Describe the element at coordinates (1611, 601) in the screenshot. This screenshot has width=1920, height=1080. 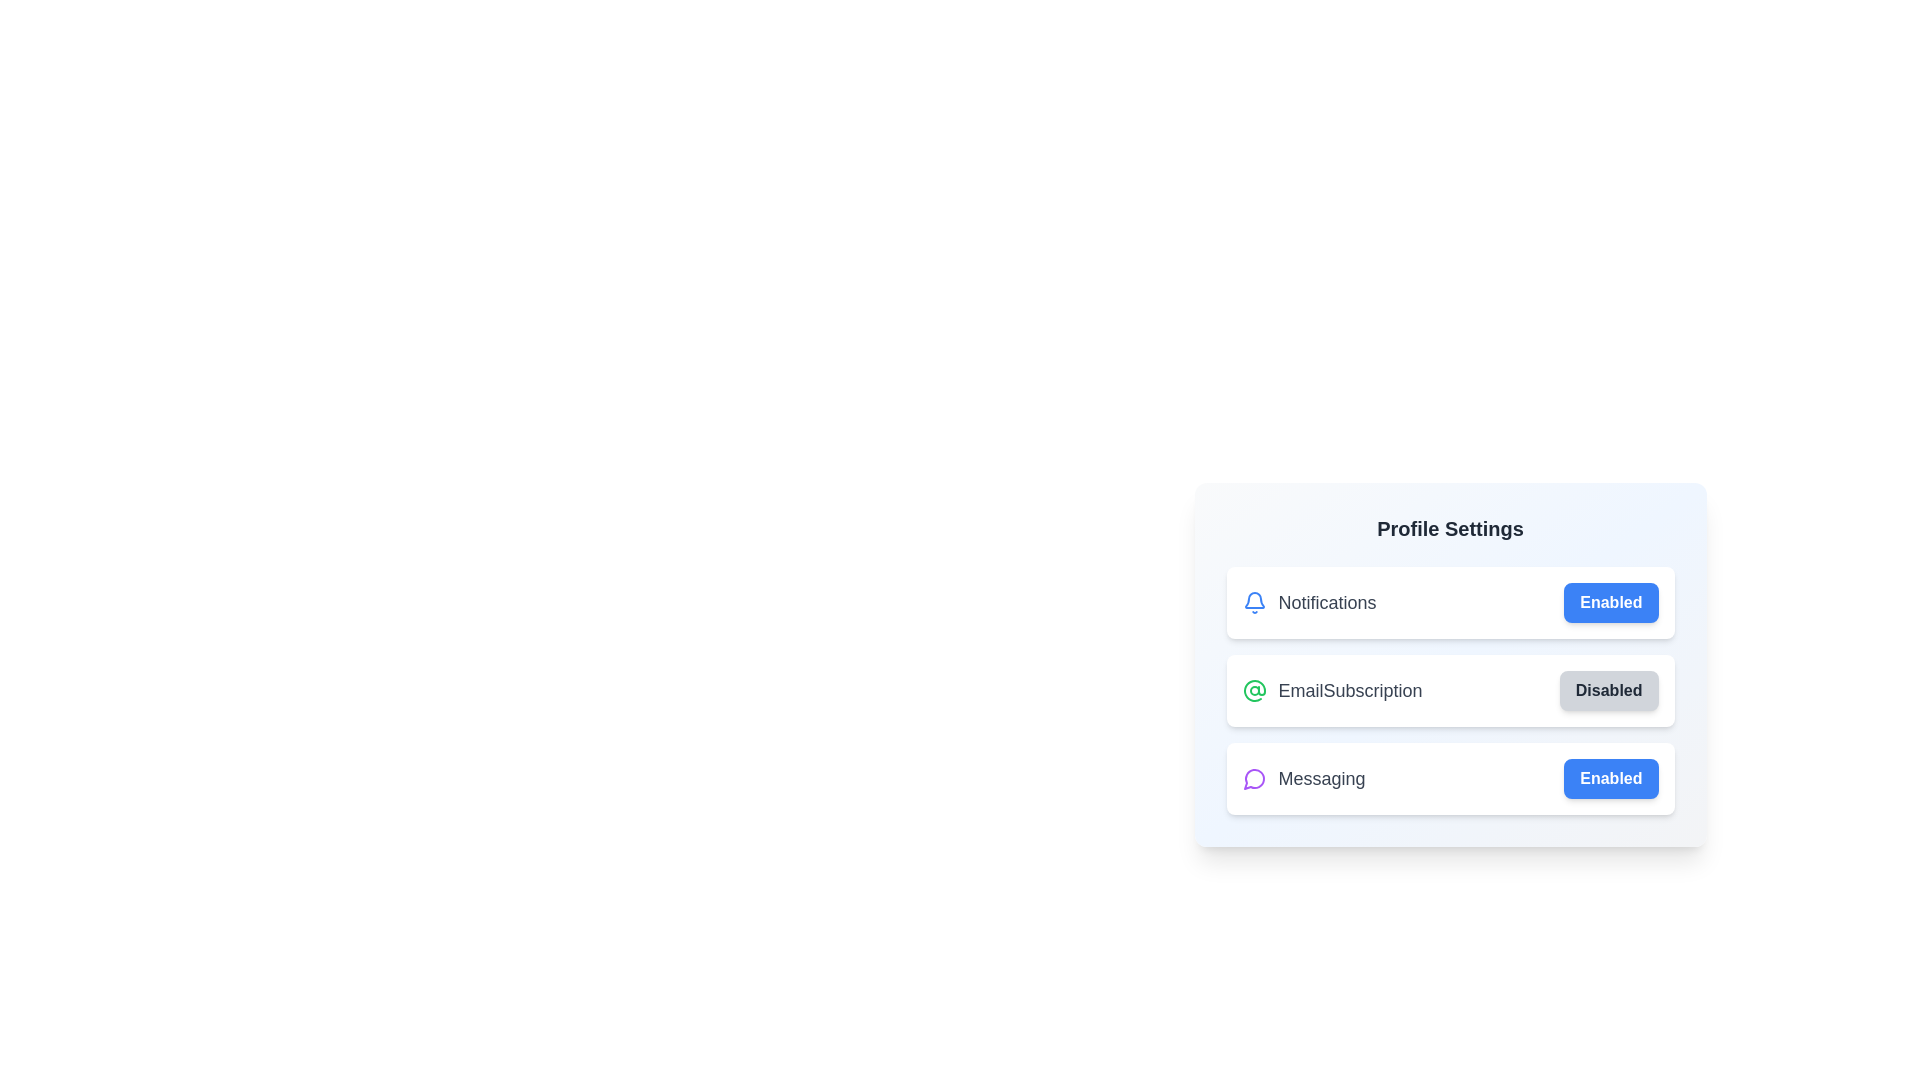
I see `the 'Enabled' button for Notifications to observe its hover effect` at that location.